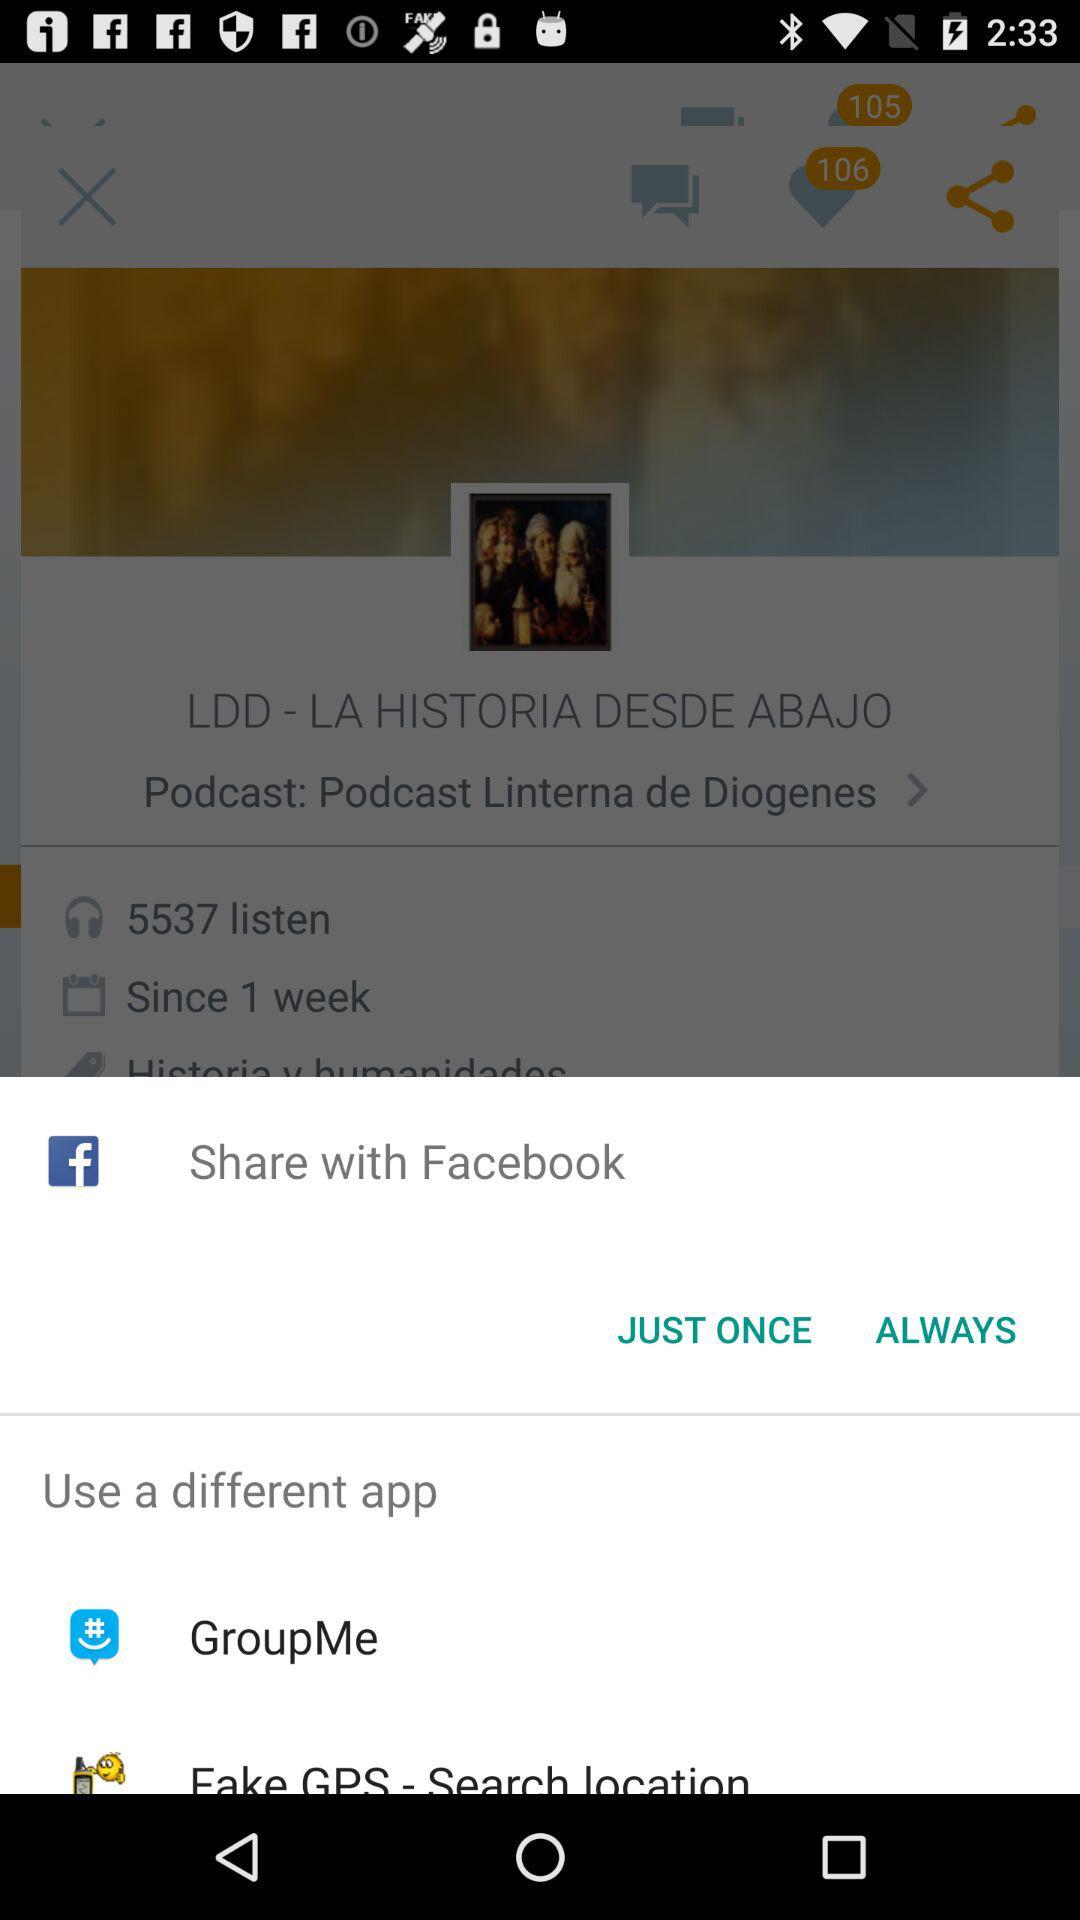 The image size is (1080, 1920). What do you see at coordinates (540, 1489) in the screenshot?
I see `use a different app` at bounding box center [540, 1489].